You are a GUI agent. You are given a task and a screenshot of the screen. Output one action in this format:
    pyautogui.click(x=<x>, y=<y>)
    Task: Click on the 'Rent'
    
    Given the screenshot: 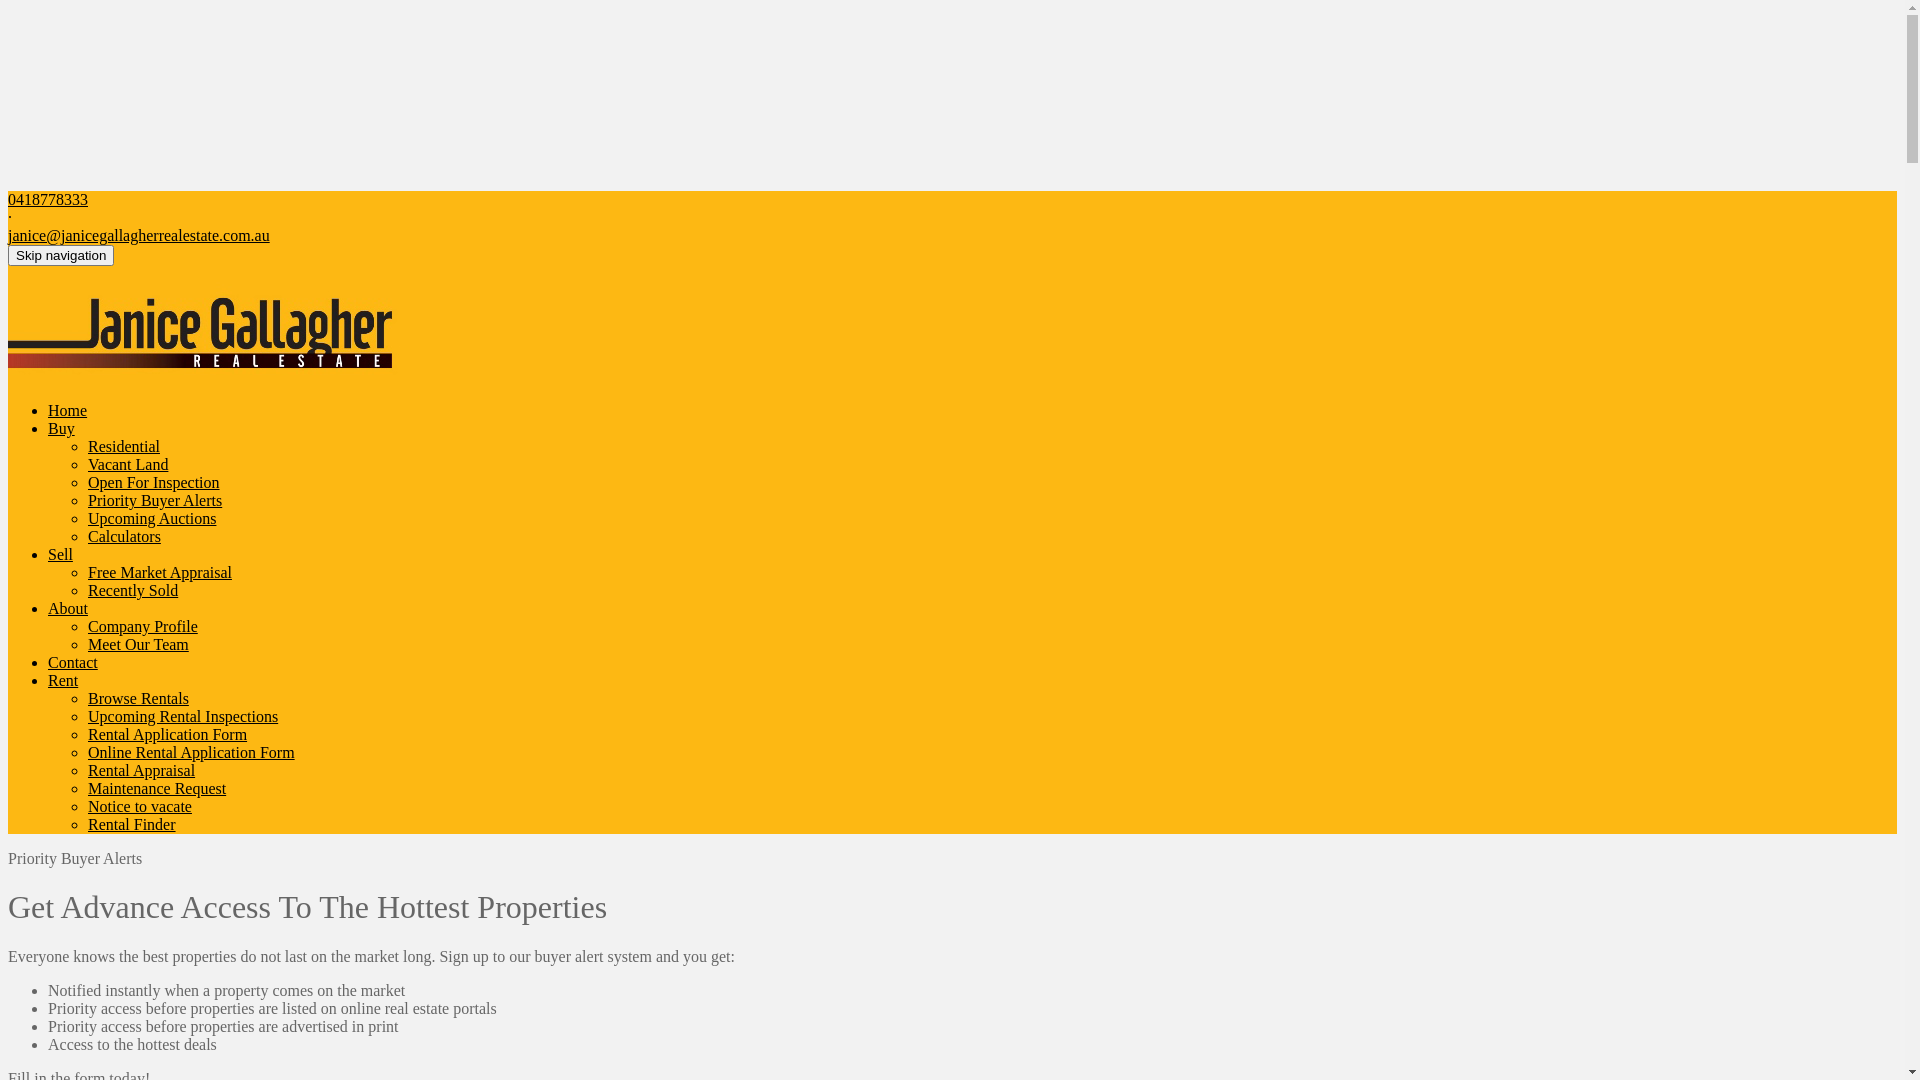 What is the action you would take?
    pyautogui.click(x=62, y=679)
    